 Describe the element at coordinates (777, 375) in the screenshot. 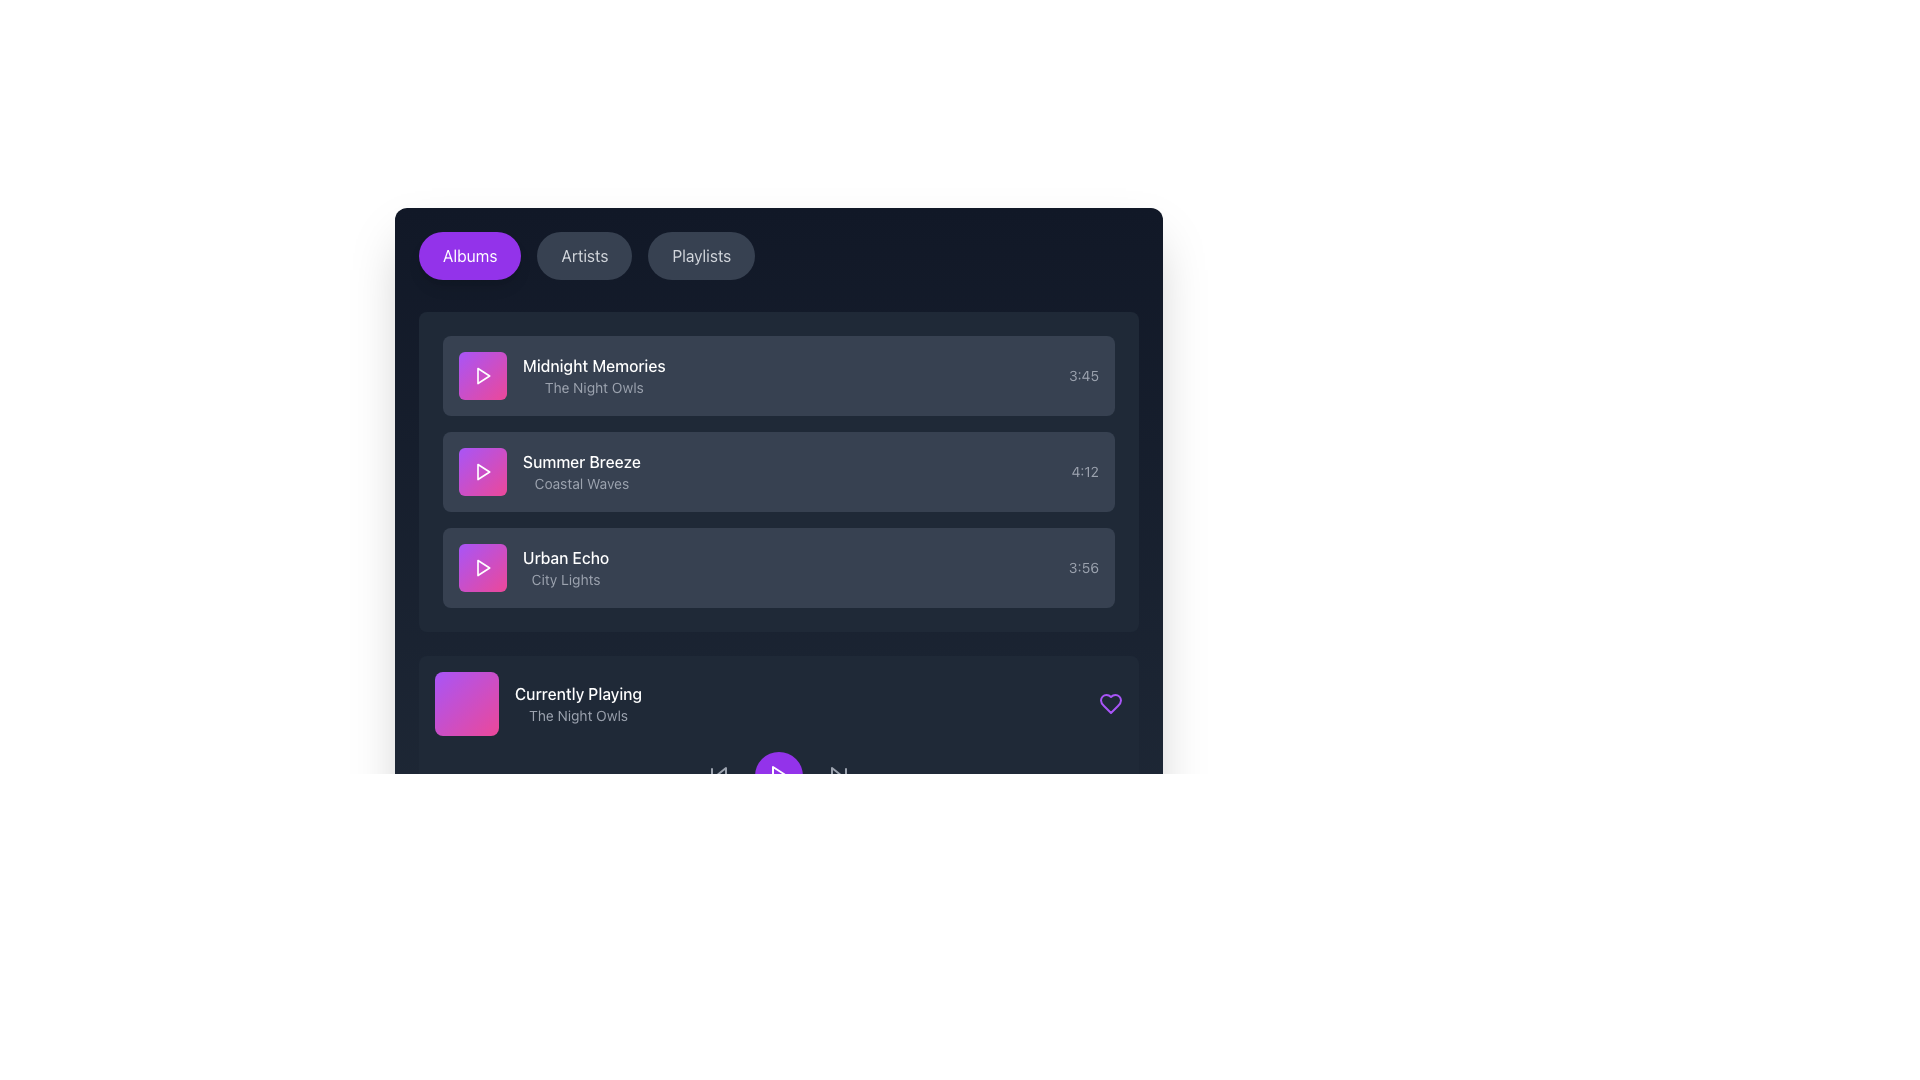

I see `the song title` at that location.